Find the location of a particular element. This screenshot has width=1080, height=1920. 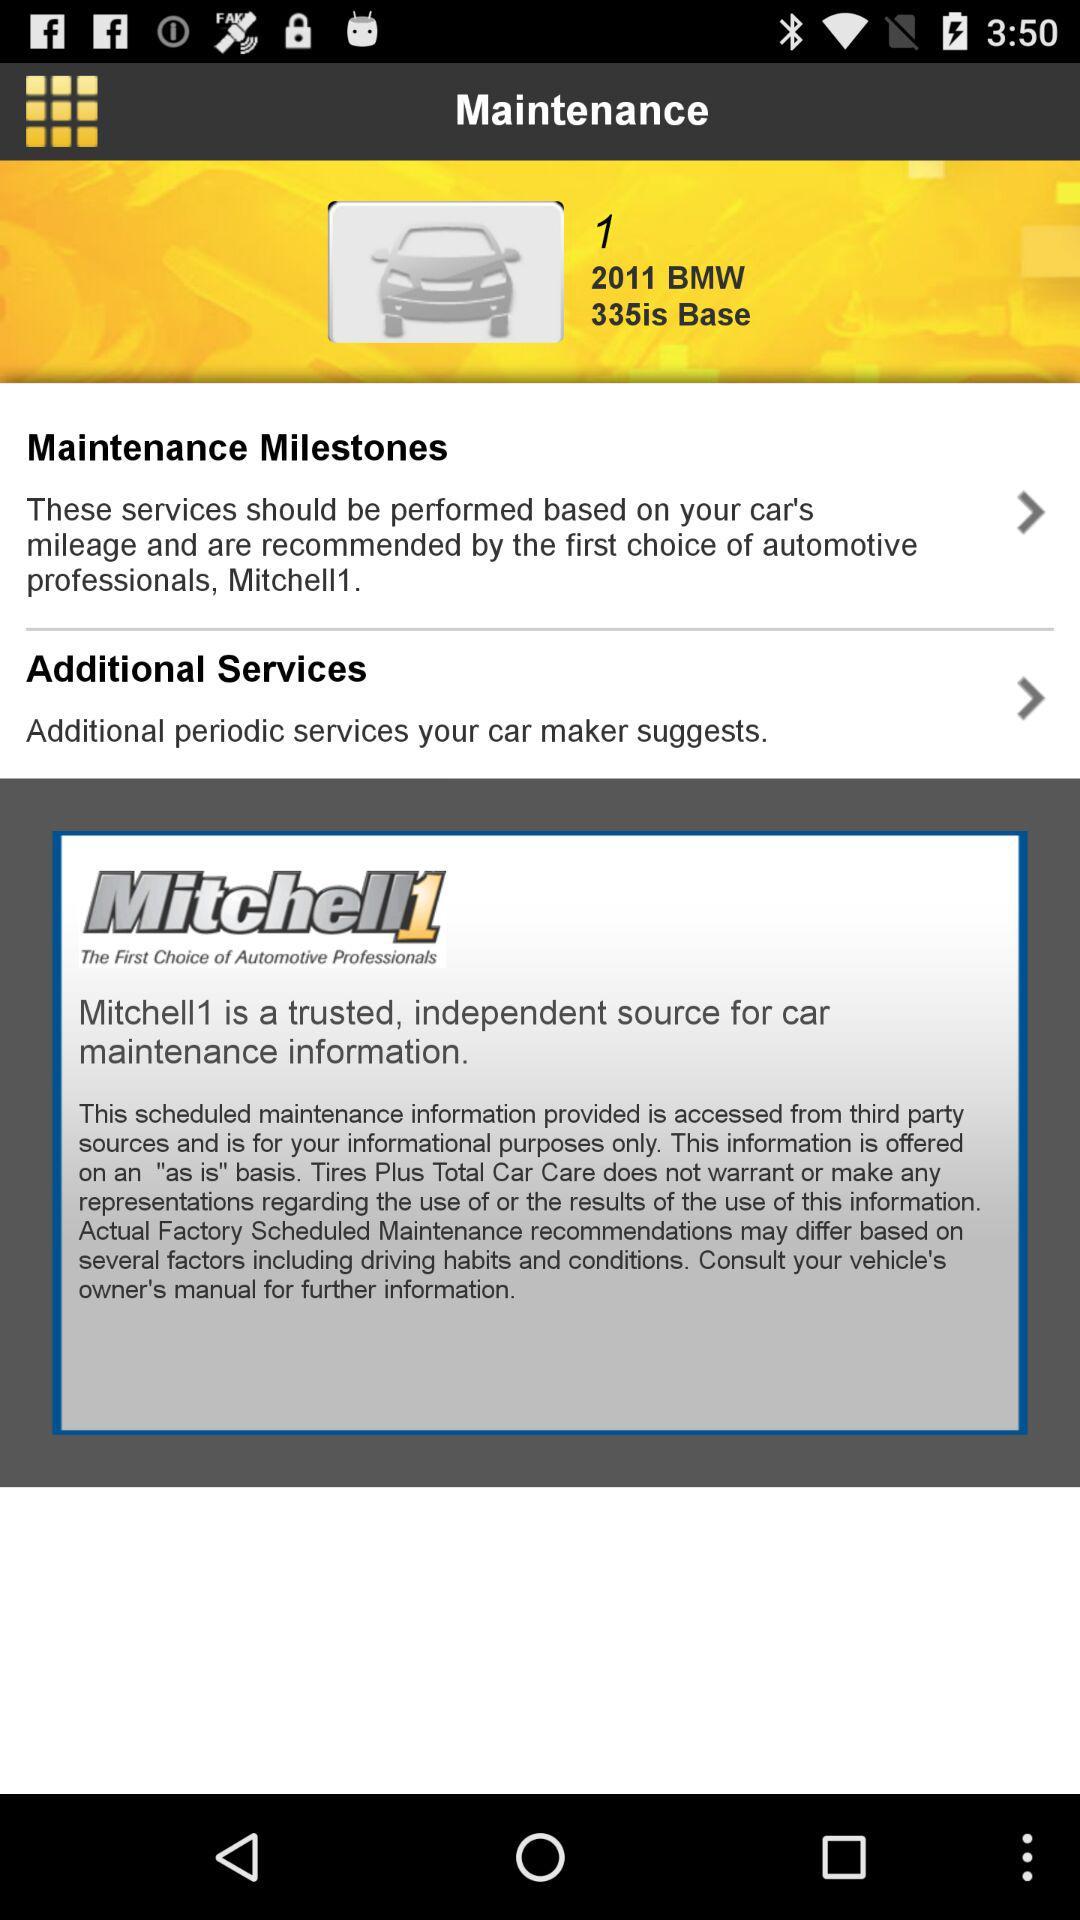

the icon above these services should app is located at coordinates (236, 447).